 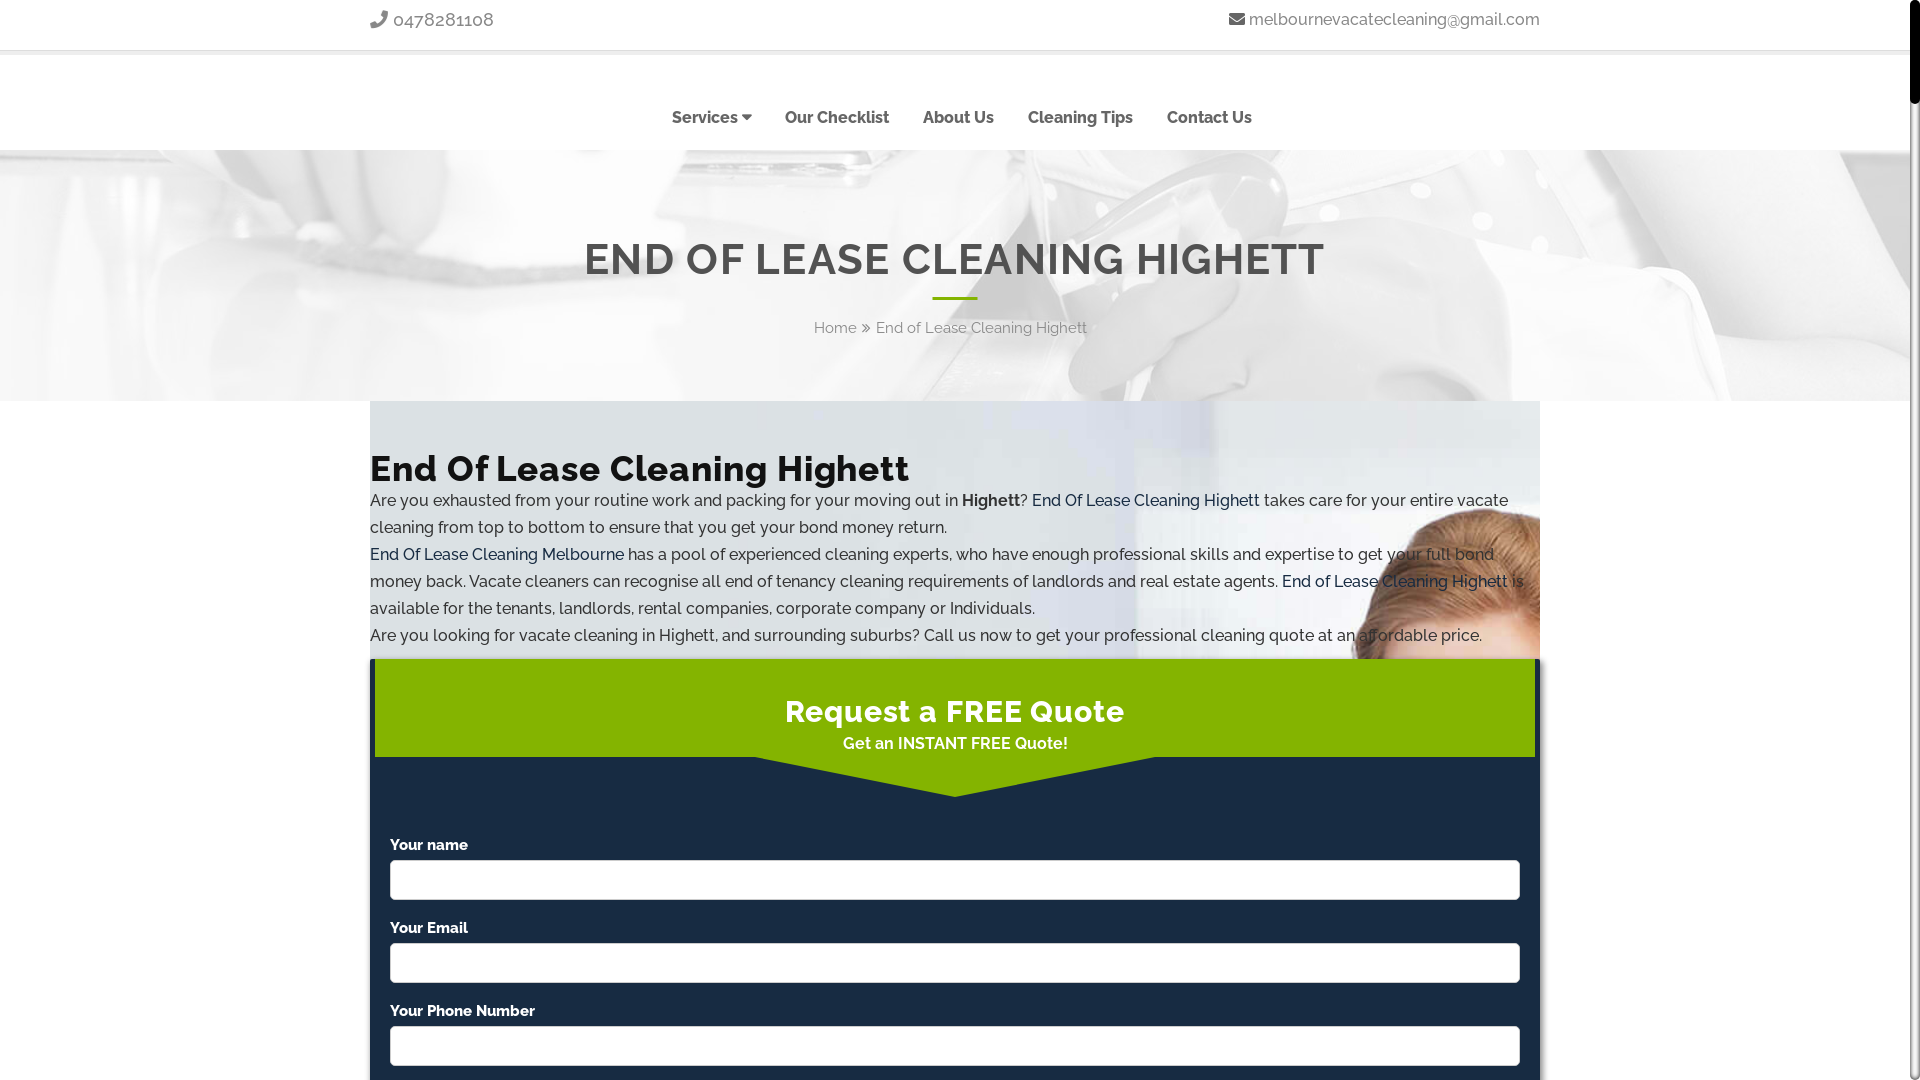 What do you see at coordinates (369, 19) in the screenshot?
I see `'0478281108'` at bounding box center [369, 19].